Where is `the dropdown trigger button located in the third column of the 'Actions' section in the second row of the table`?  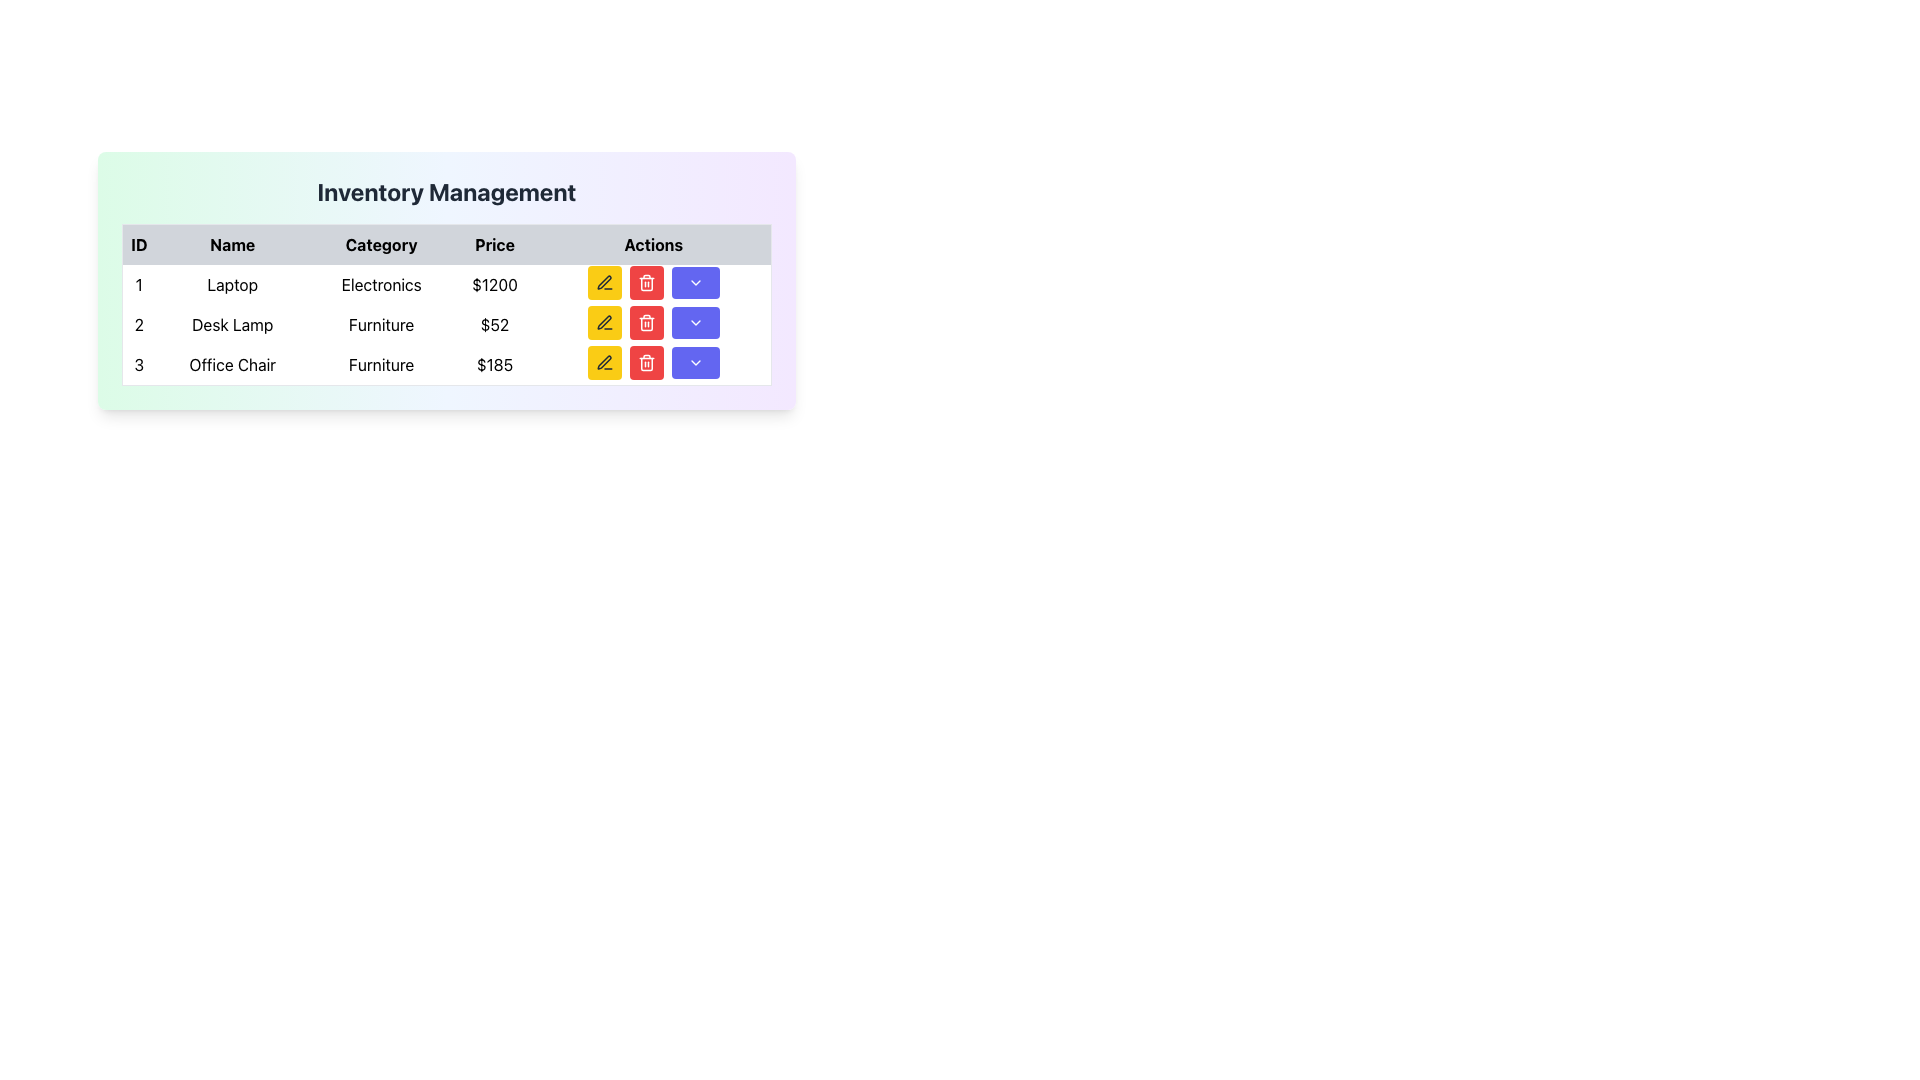 the dropdown trigger button located in the third column of the 'Actions' section in the second row of the table is located at coordinates (695, 322).